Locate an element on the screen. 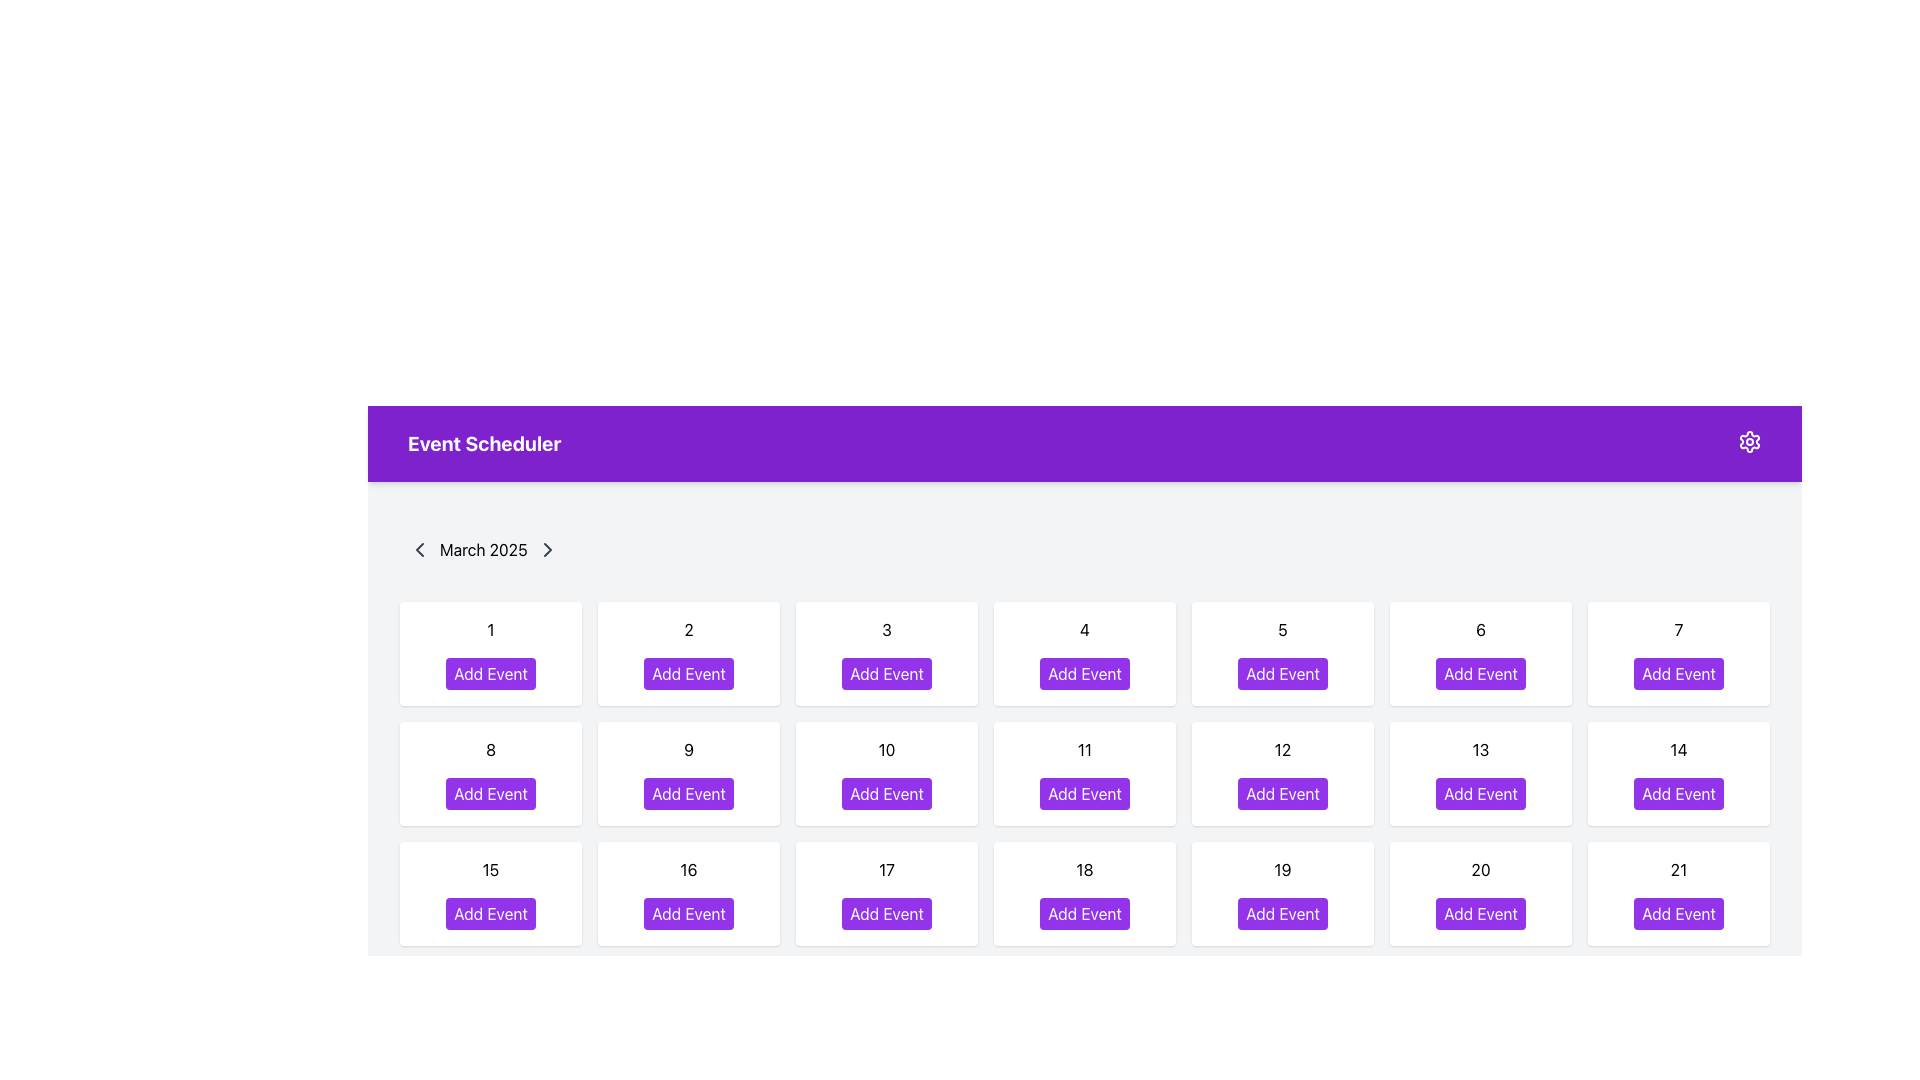 Image resolution: width=1920 pixels, height=1080 pixels. the navigation icon button located to the right of 'March 2025' is located at coordinates (547, 550).